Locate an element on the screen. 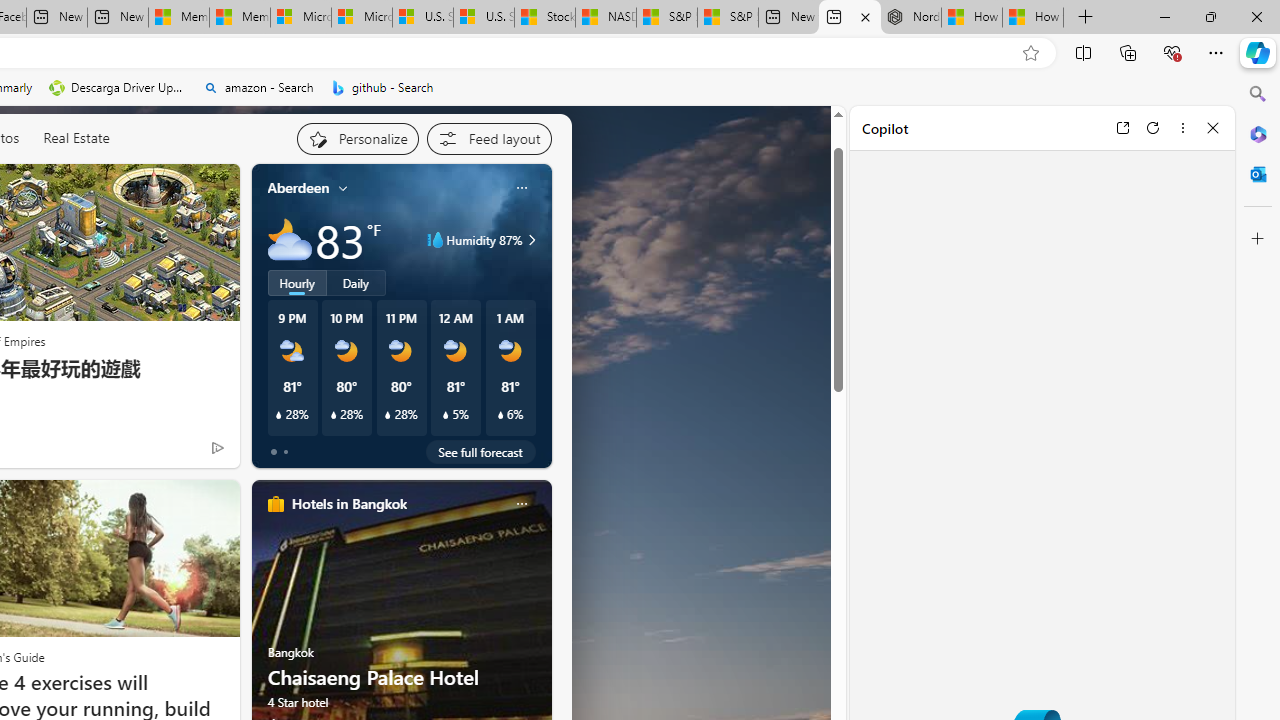 Image resolution: width=1280 pixels, height=720 pixels. 'tab-0' is located at coordinates (272, 452).